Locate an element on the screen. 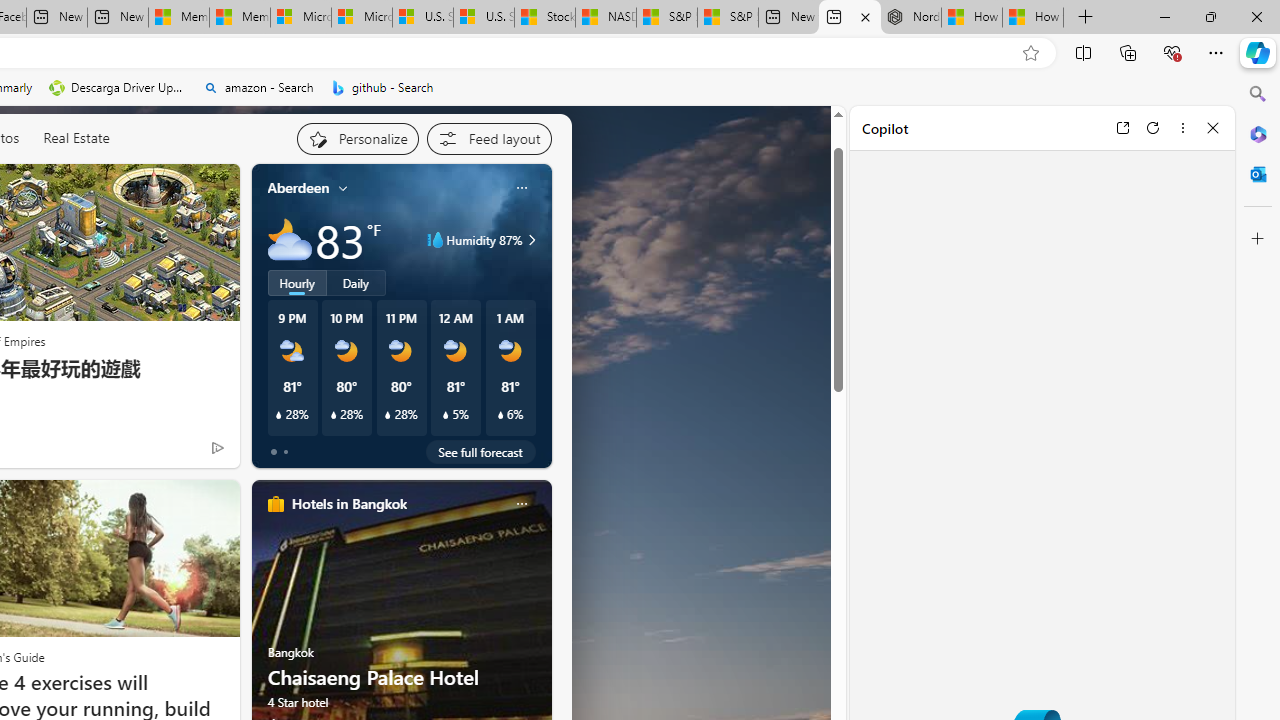 Image resolution: width=1280 pixels, height=720 pixels. 'tab-0' is located at coordinates (272, 452).